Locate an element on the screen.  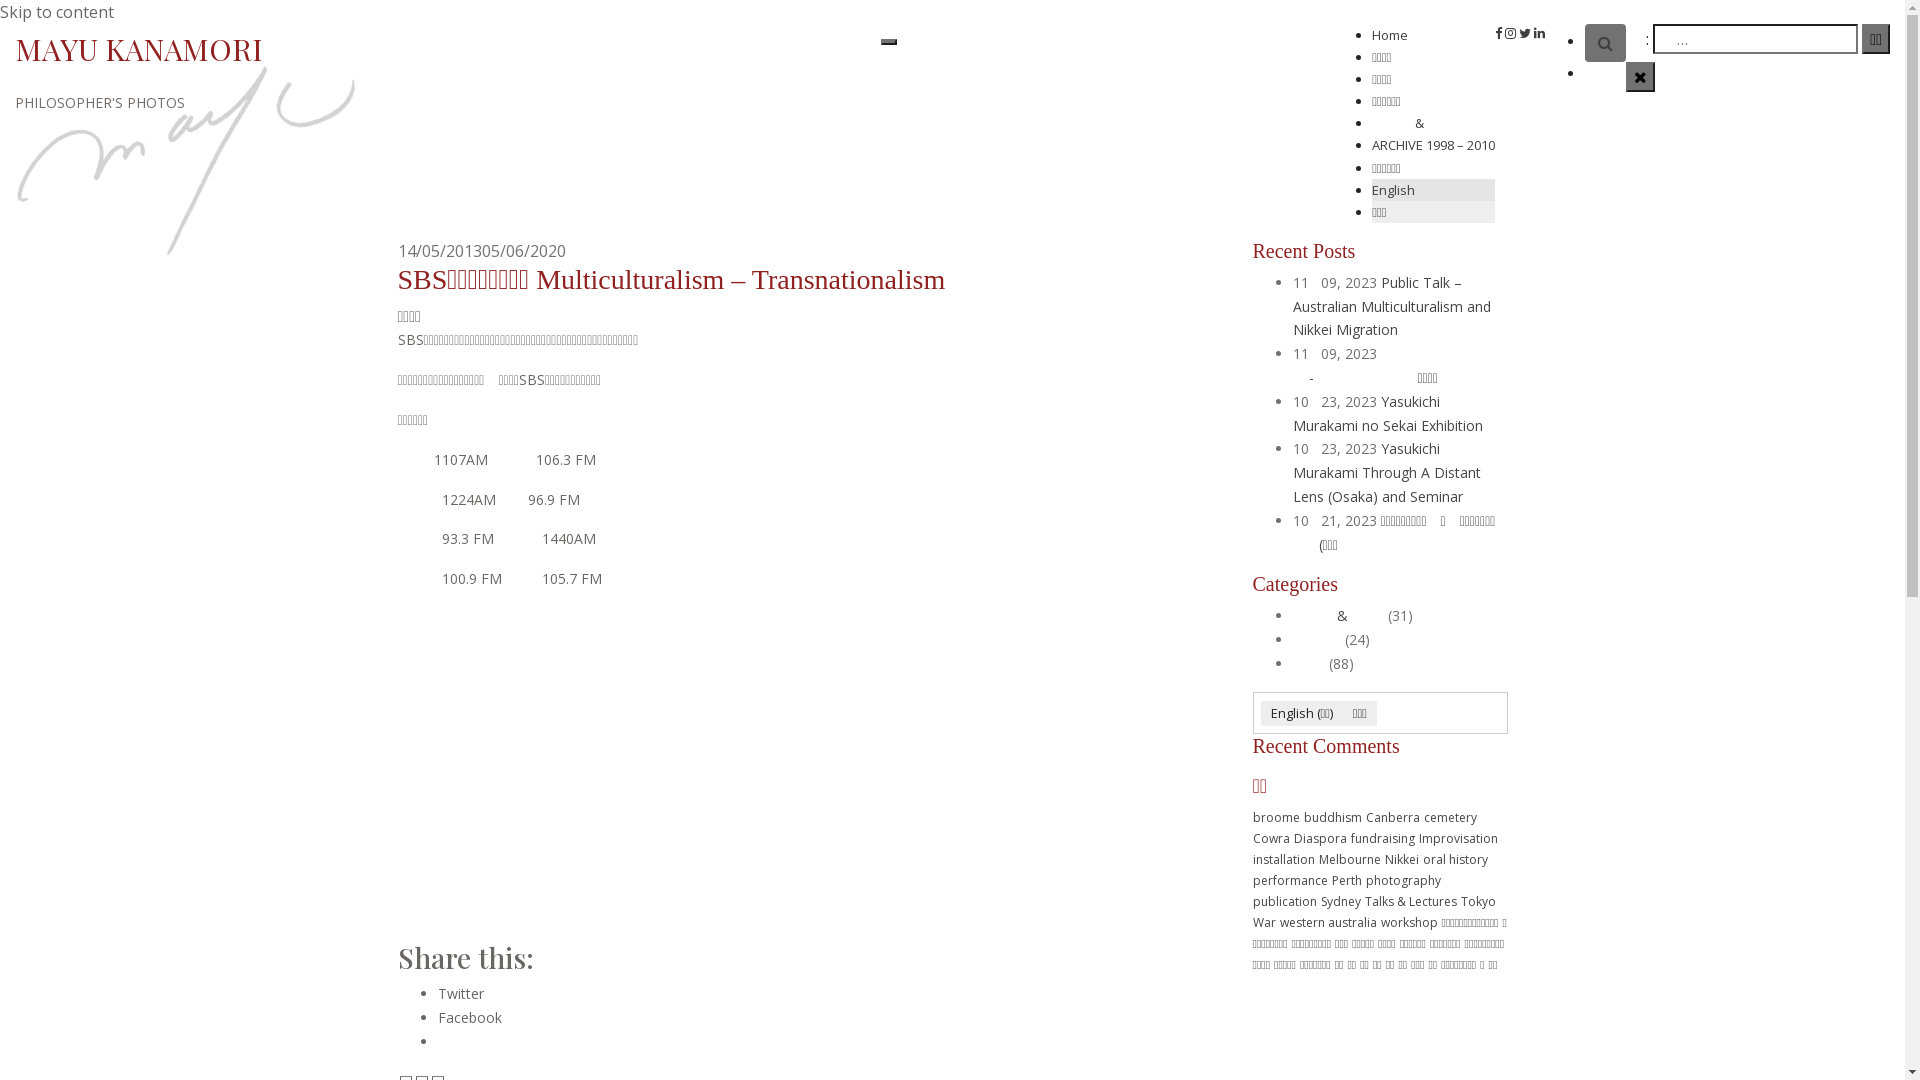
'Sydney' is located at coordinates (1320, 901).